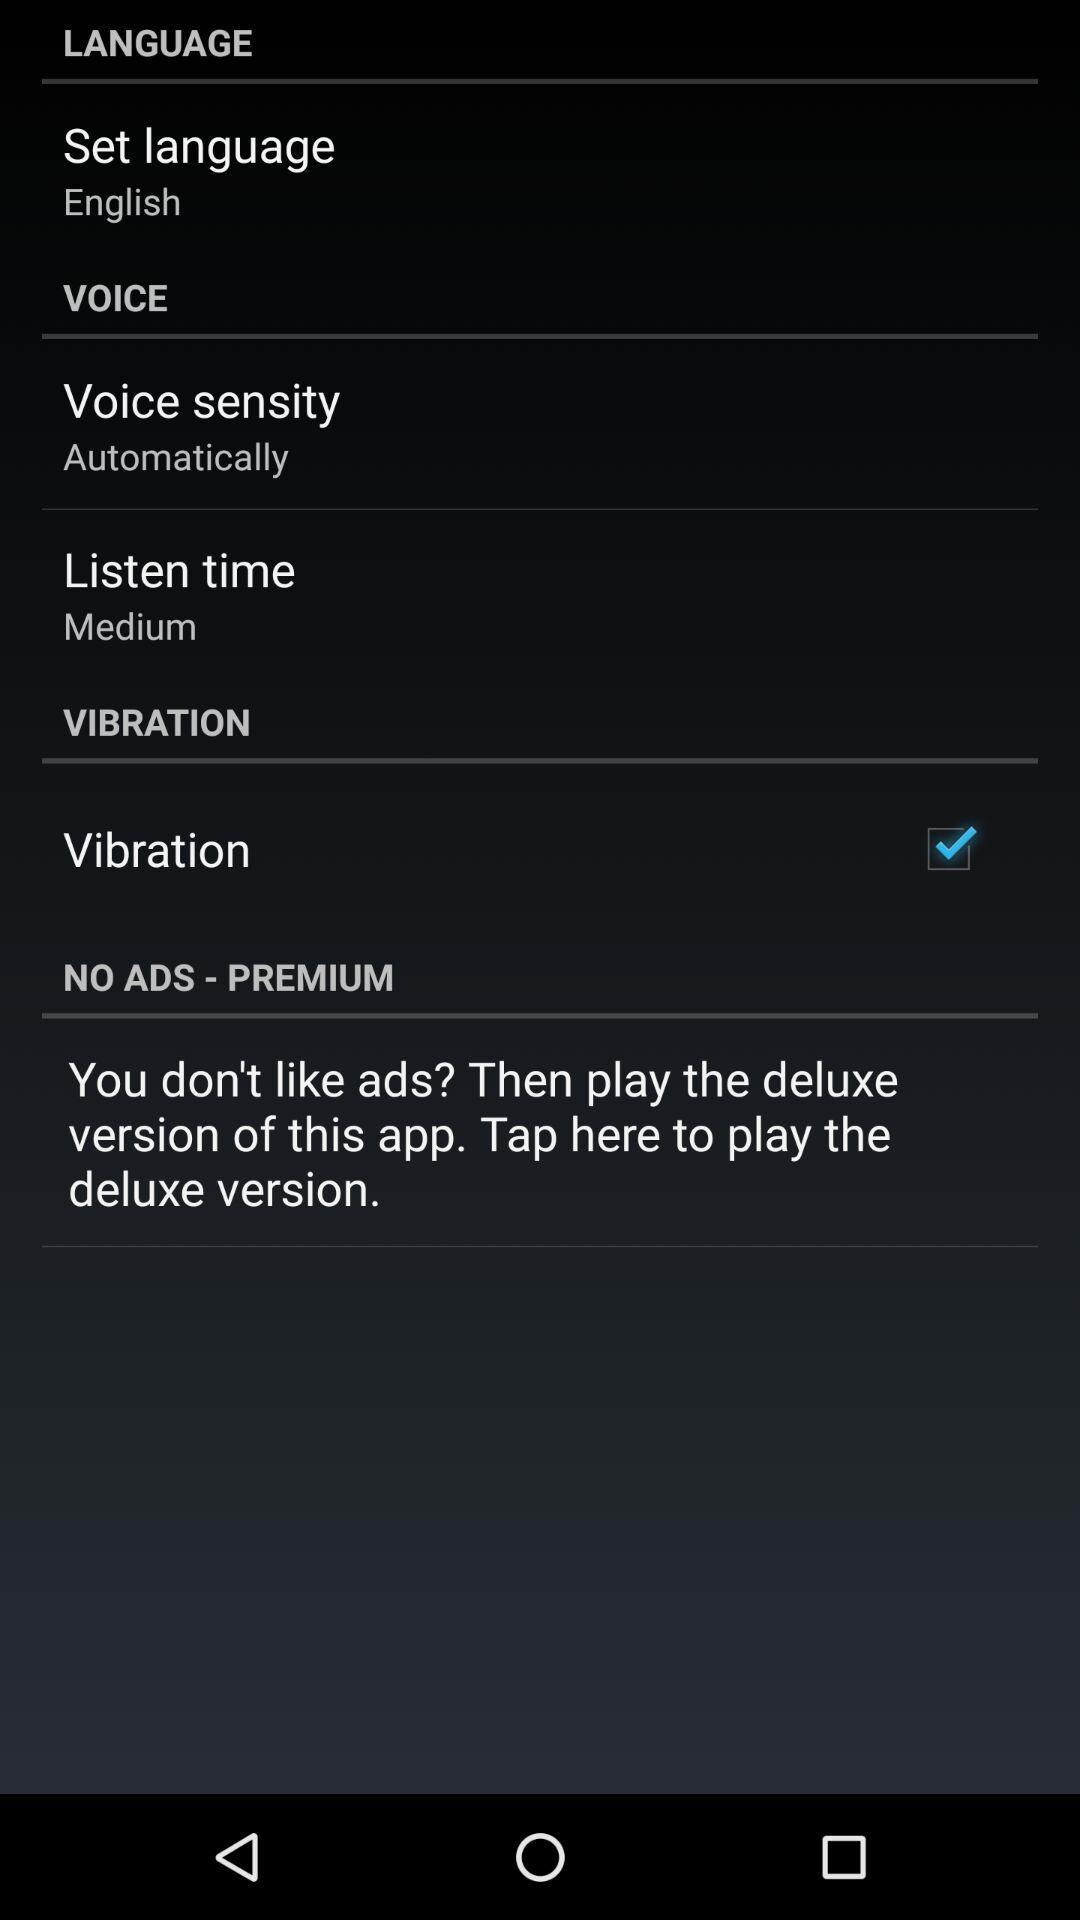  What do you see at coordinates (130, 624) in the screenshot?
I see `icon above vibration app` at bounding box center [130, 624].